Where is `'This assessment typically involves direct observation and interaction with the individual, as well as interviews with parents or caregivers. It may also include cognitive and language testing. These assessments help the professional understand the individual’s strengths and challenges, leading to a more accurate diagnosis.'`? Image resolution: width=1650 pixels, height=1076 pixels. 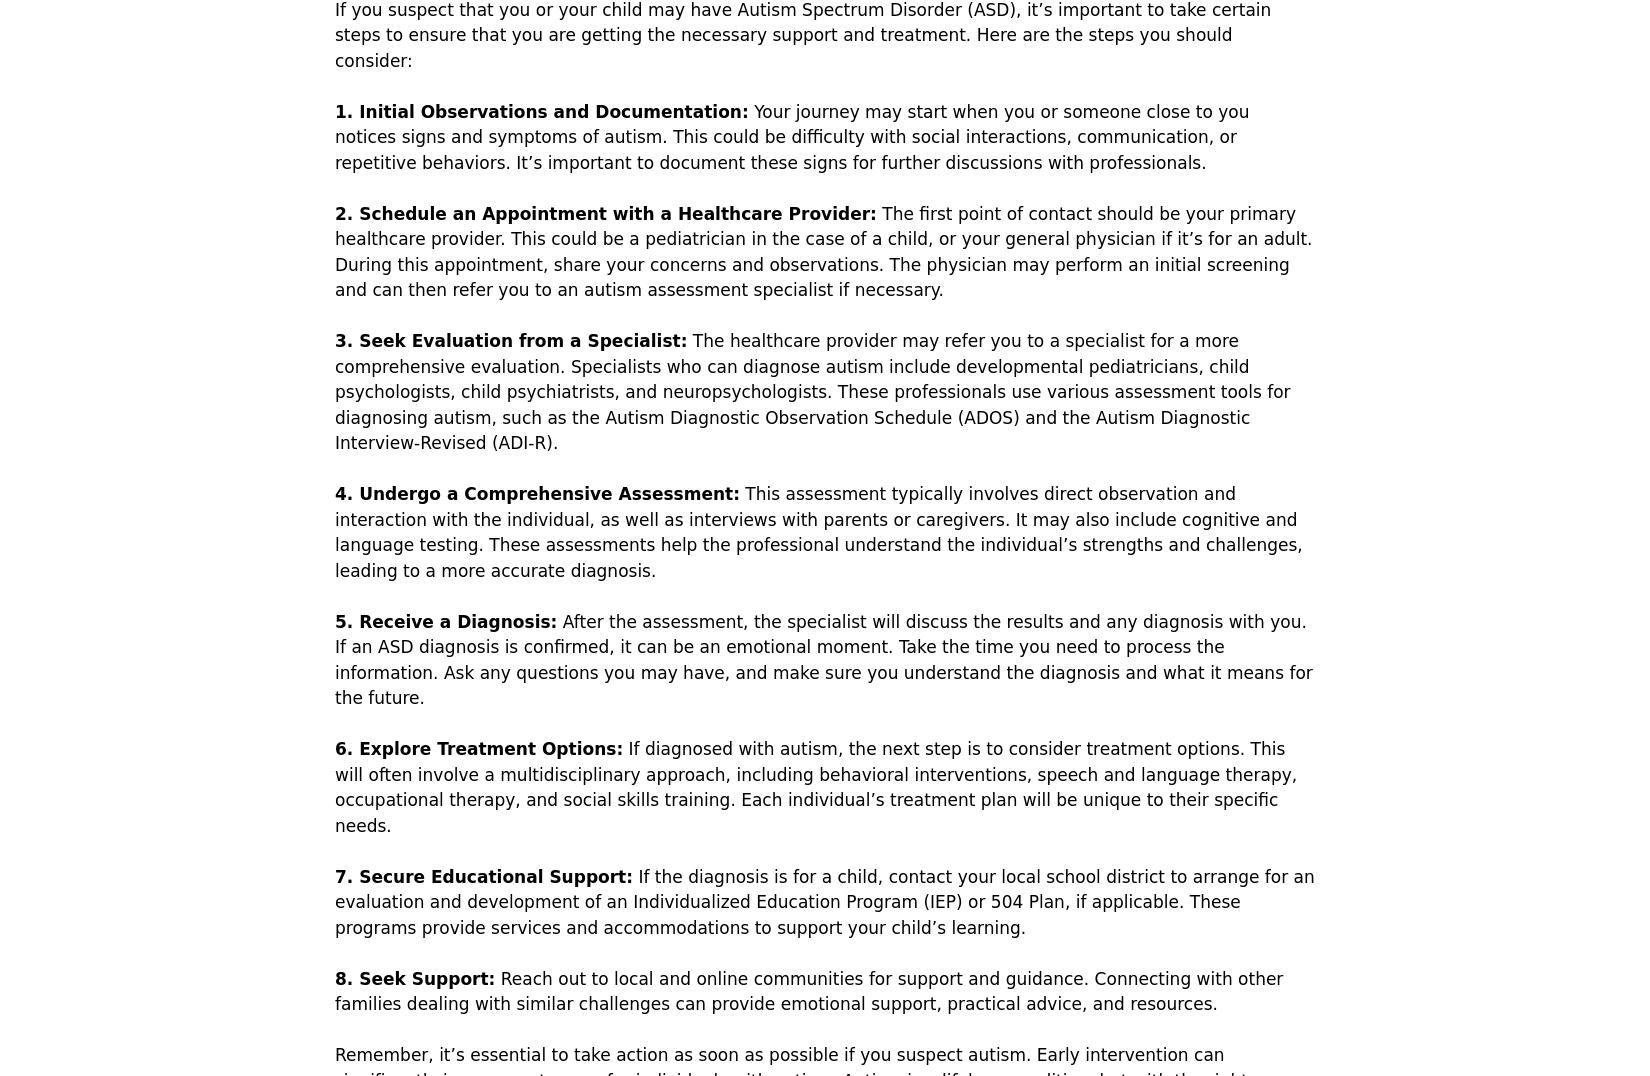
'This assessment typically involves direct observation and interaction with the individual, as well as interviews with parents or caregivers. It may also include cognitive and language testing. These assessments help the professional understand the individual’s strengths and challenges, leading to a more accurate diagnosis.' is located at coordinates (334, 531).